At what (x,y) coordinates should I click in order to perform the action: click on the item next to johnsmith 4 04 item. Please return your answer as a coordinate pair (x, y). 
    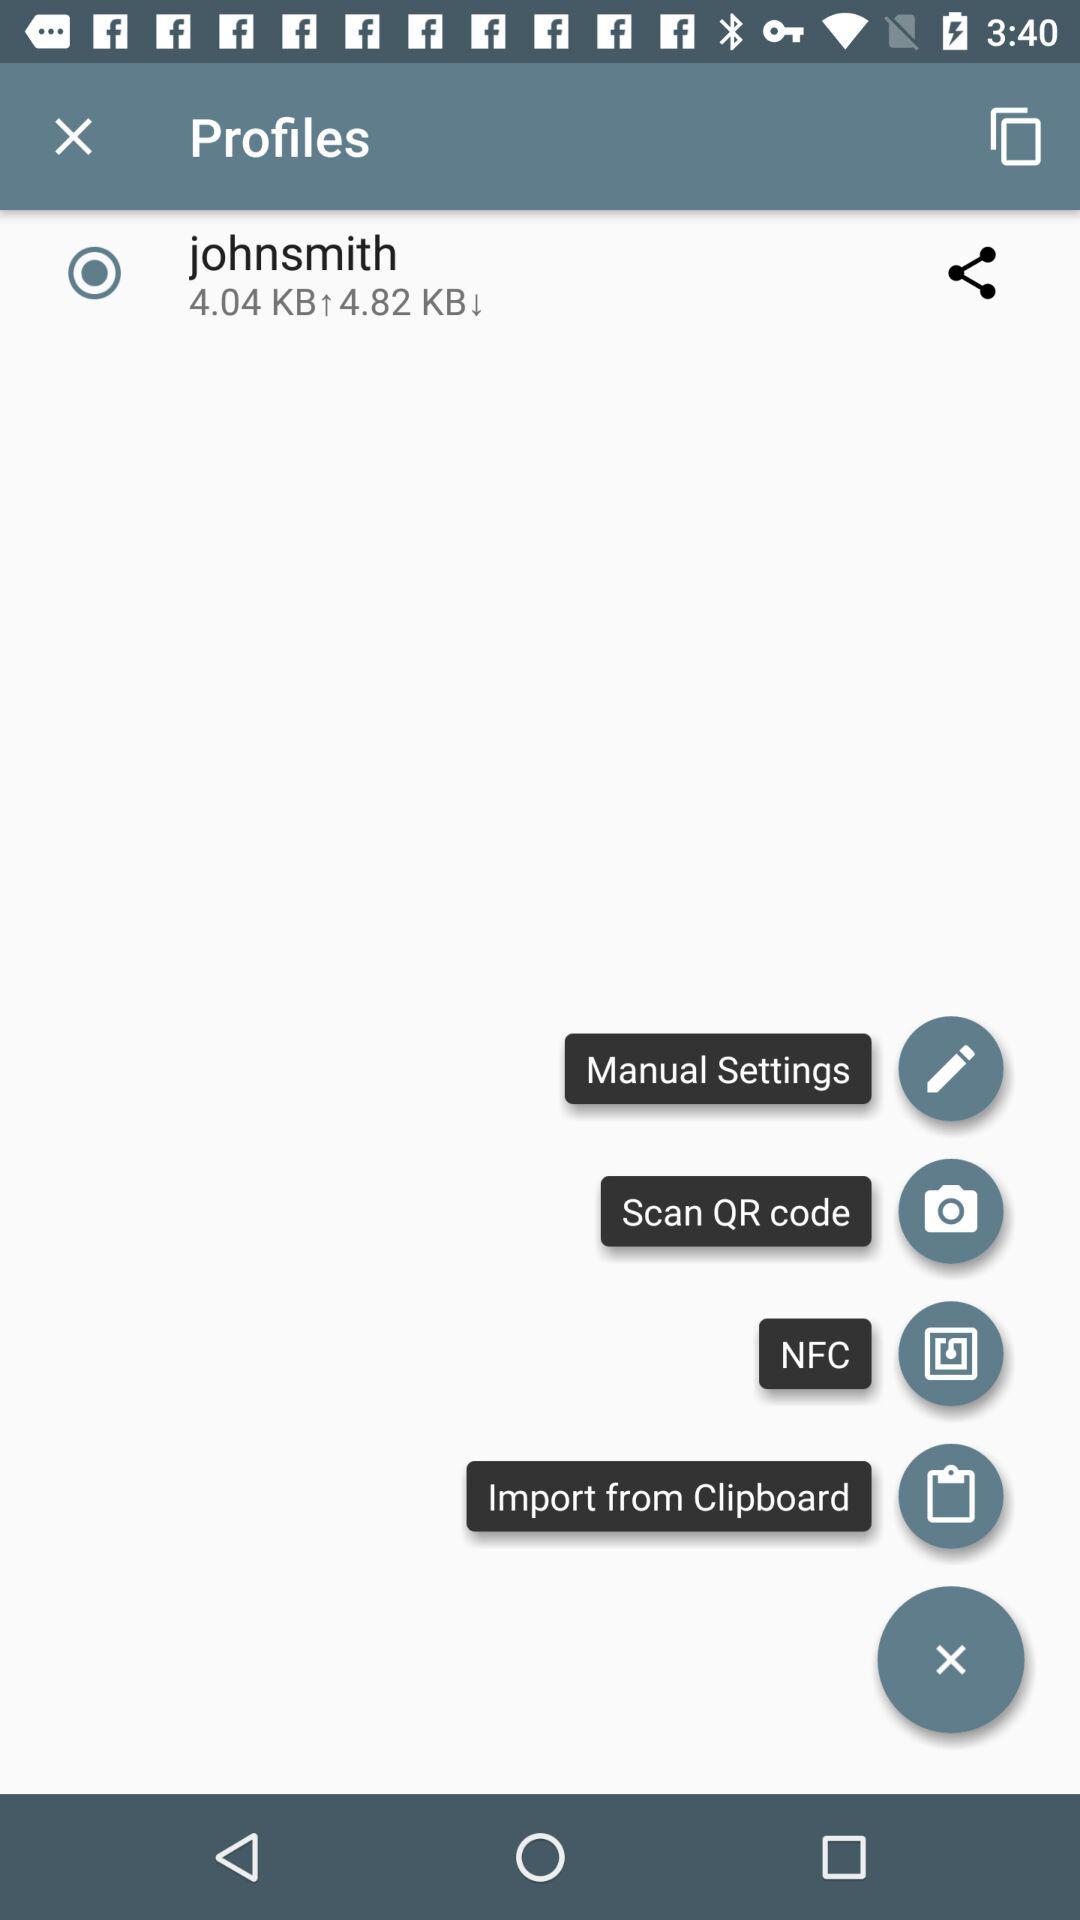
    Looking at the image, I should click on (1017, 135).